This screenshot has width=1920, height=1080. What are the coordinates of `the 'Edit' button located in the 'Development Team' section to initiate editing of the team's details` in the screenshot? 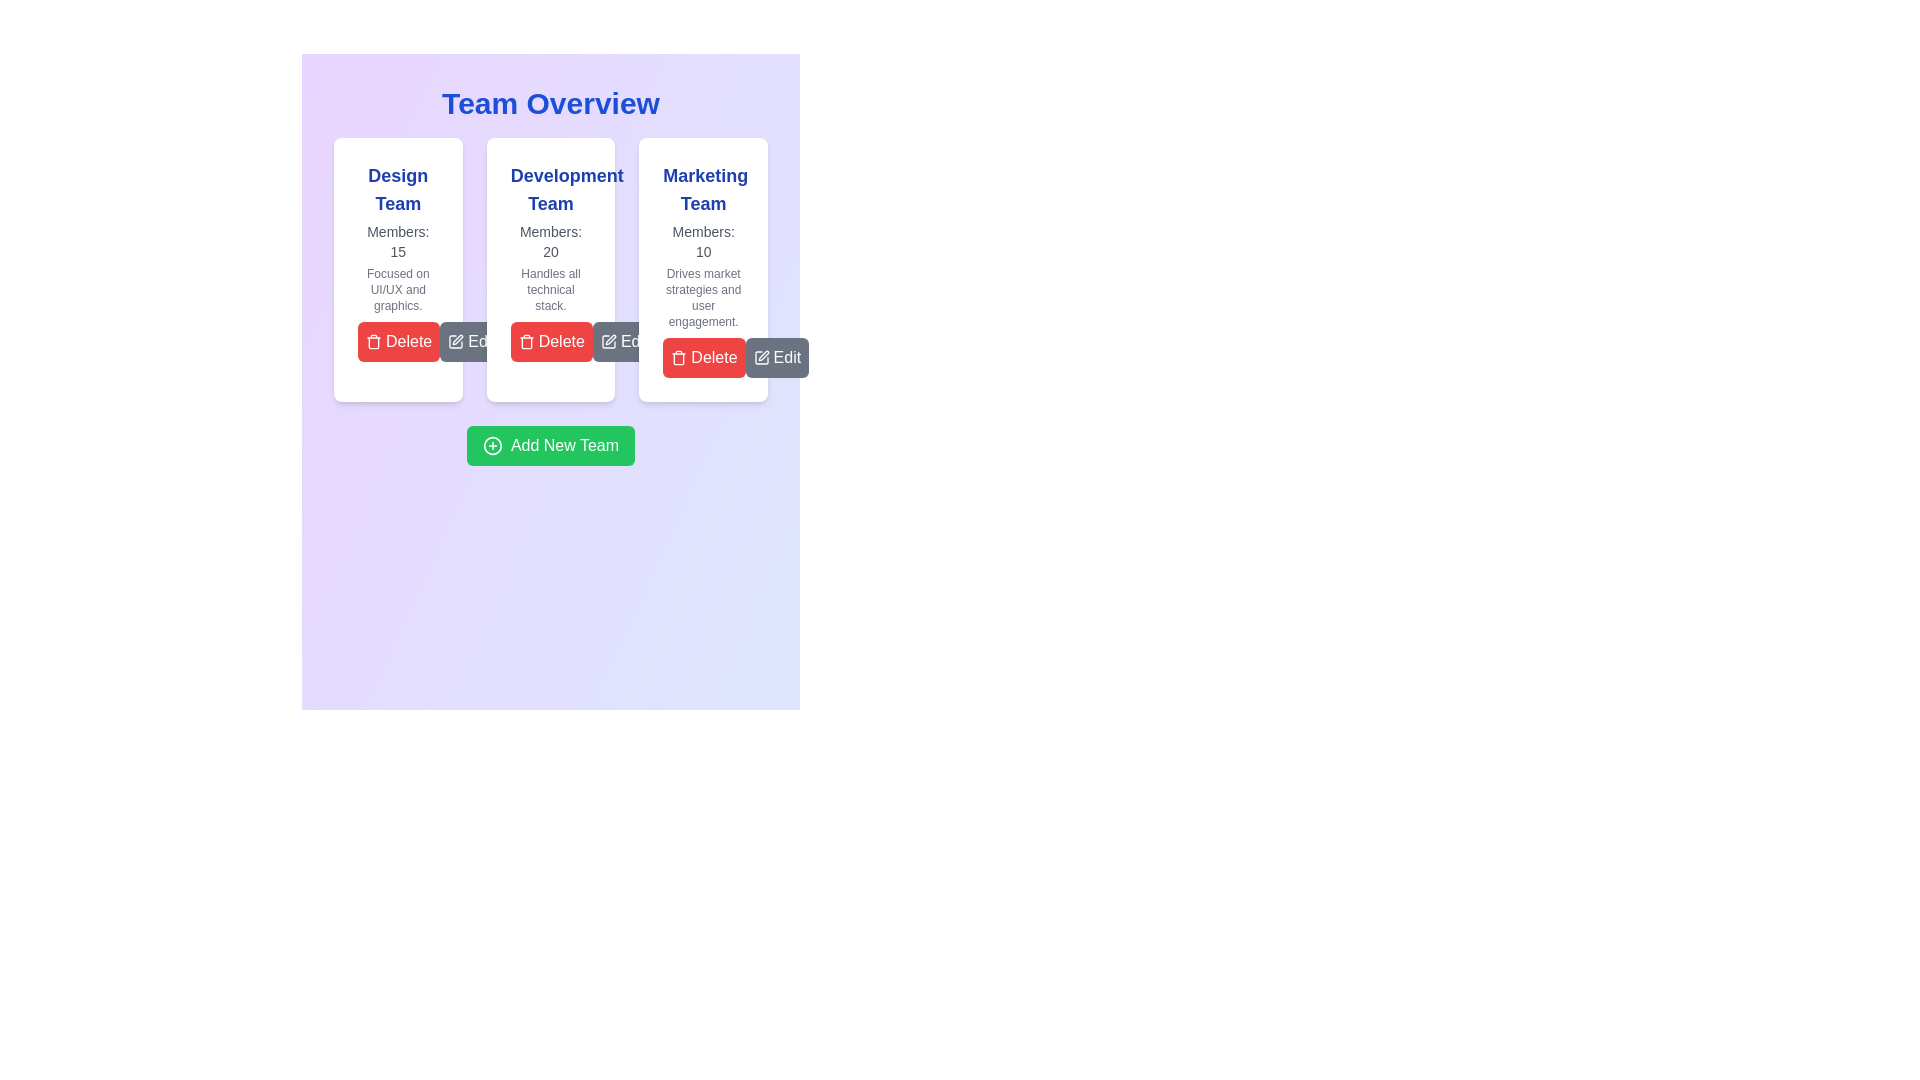 It's located at (471, 341).